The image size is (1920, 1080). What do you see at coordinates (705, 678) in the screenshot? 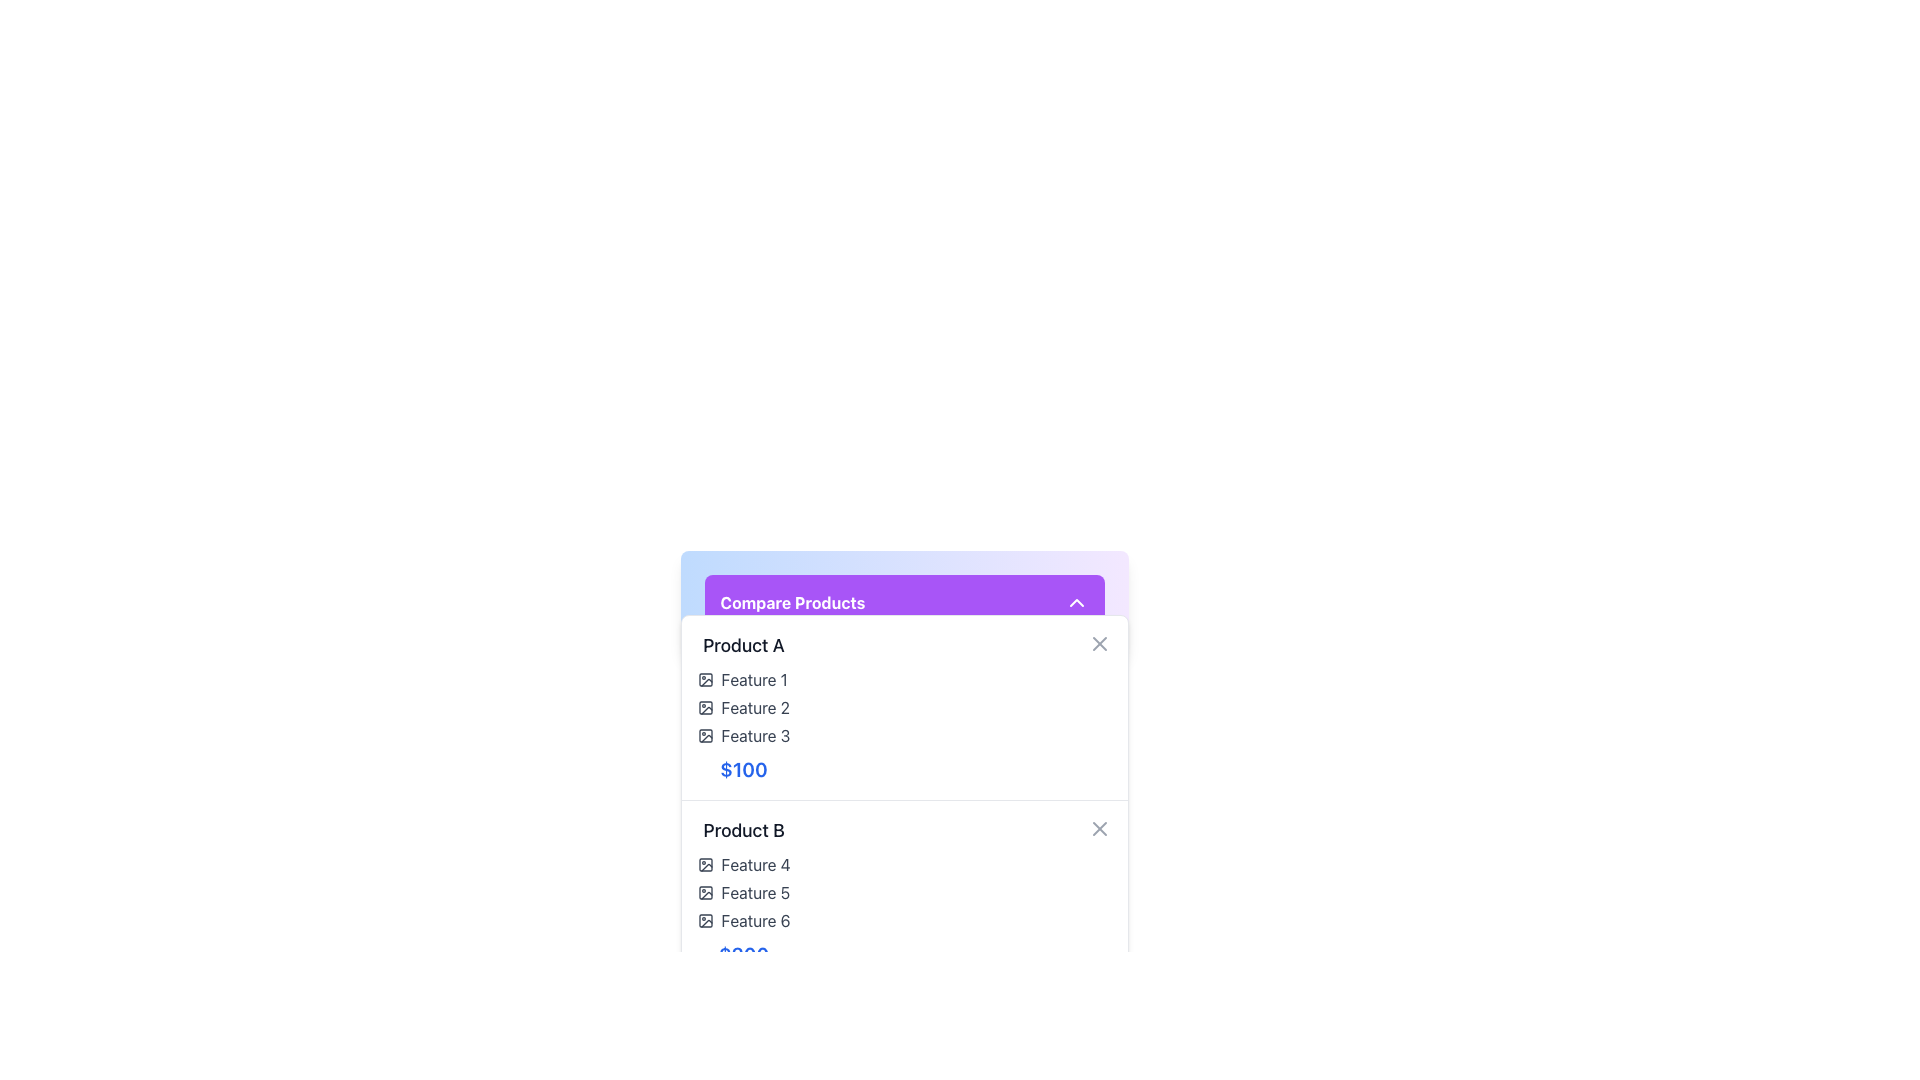
I see `the image icon positioned to the immediate left of the text 'Feature 1' under 'Product A'` at bounding box center [705, 678].